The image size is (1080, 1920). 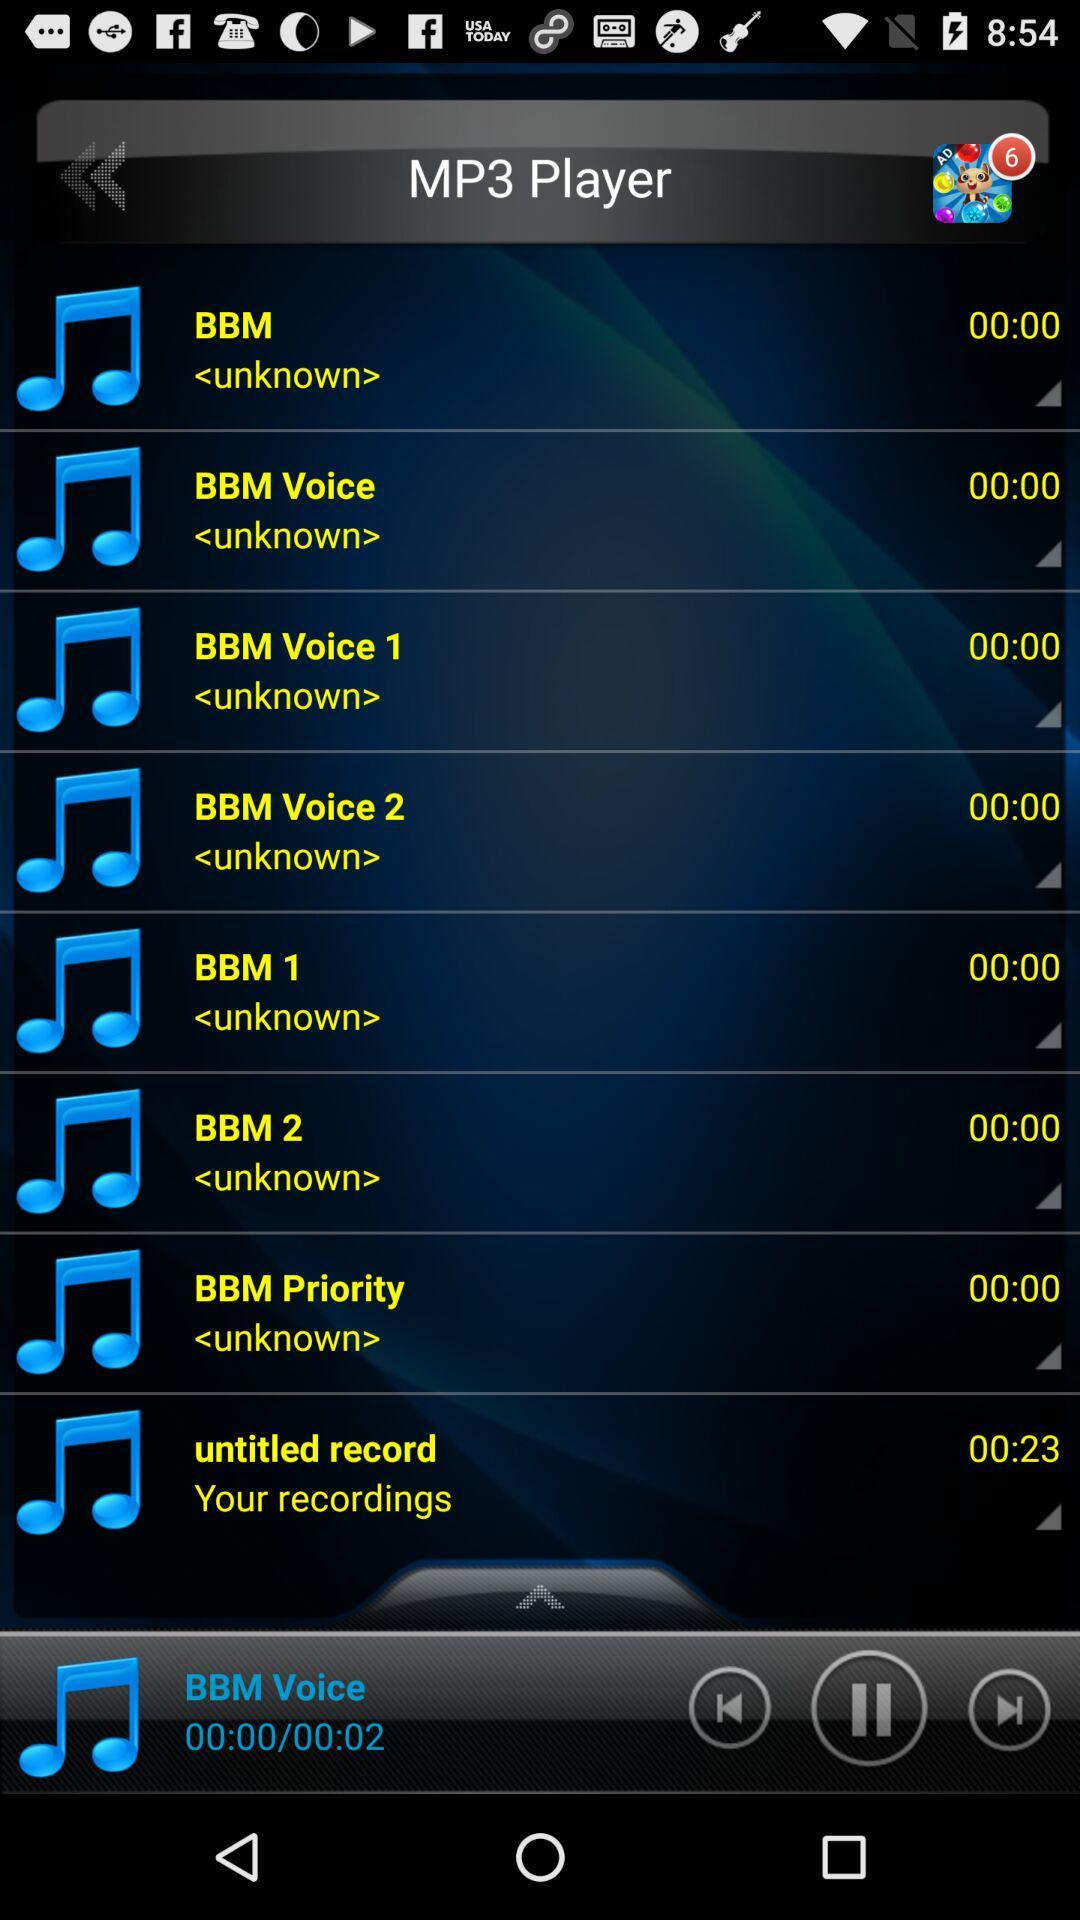 I want to click on share, so click(x=1031, y=1021).